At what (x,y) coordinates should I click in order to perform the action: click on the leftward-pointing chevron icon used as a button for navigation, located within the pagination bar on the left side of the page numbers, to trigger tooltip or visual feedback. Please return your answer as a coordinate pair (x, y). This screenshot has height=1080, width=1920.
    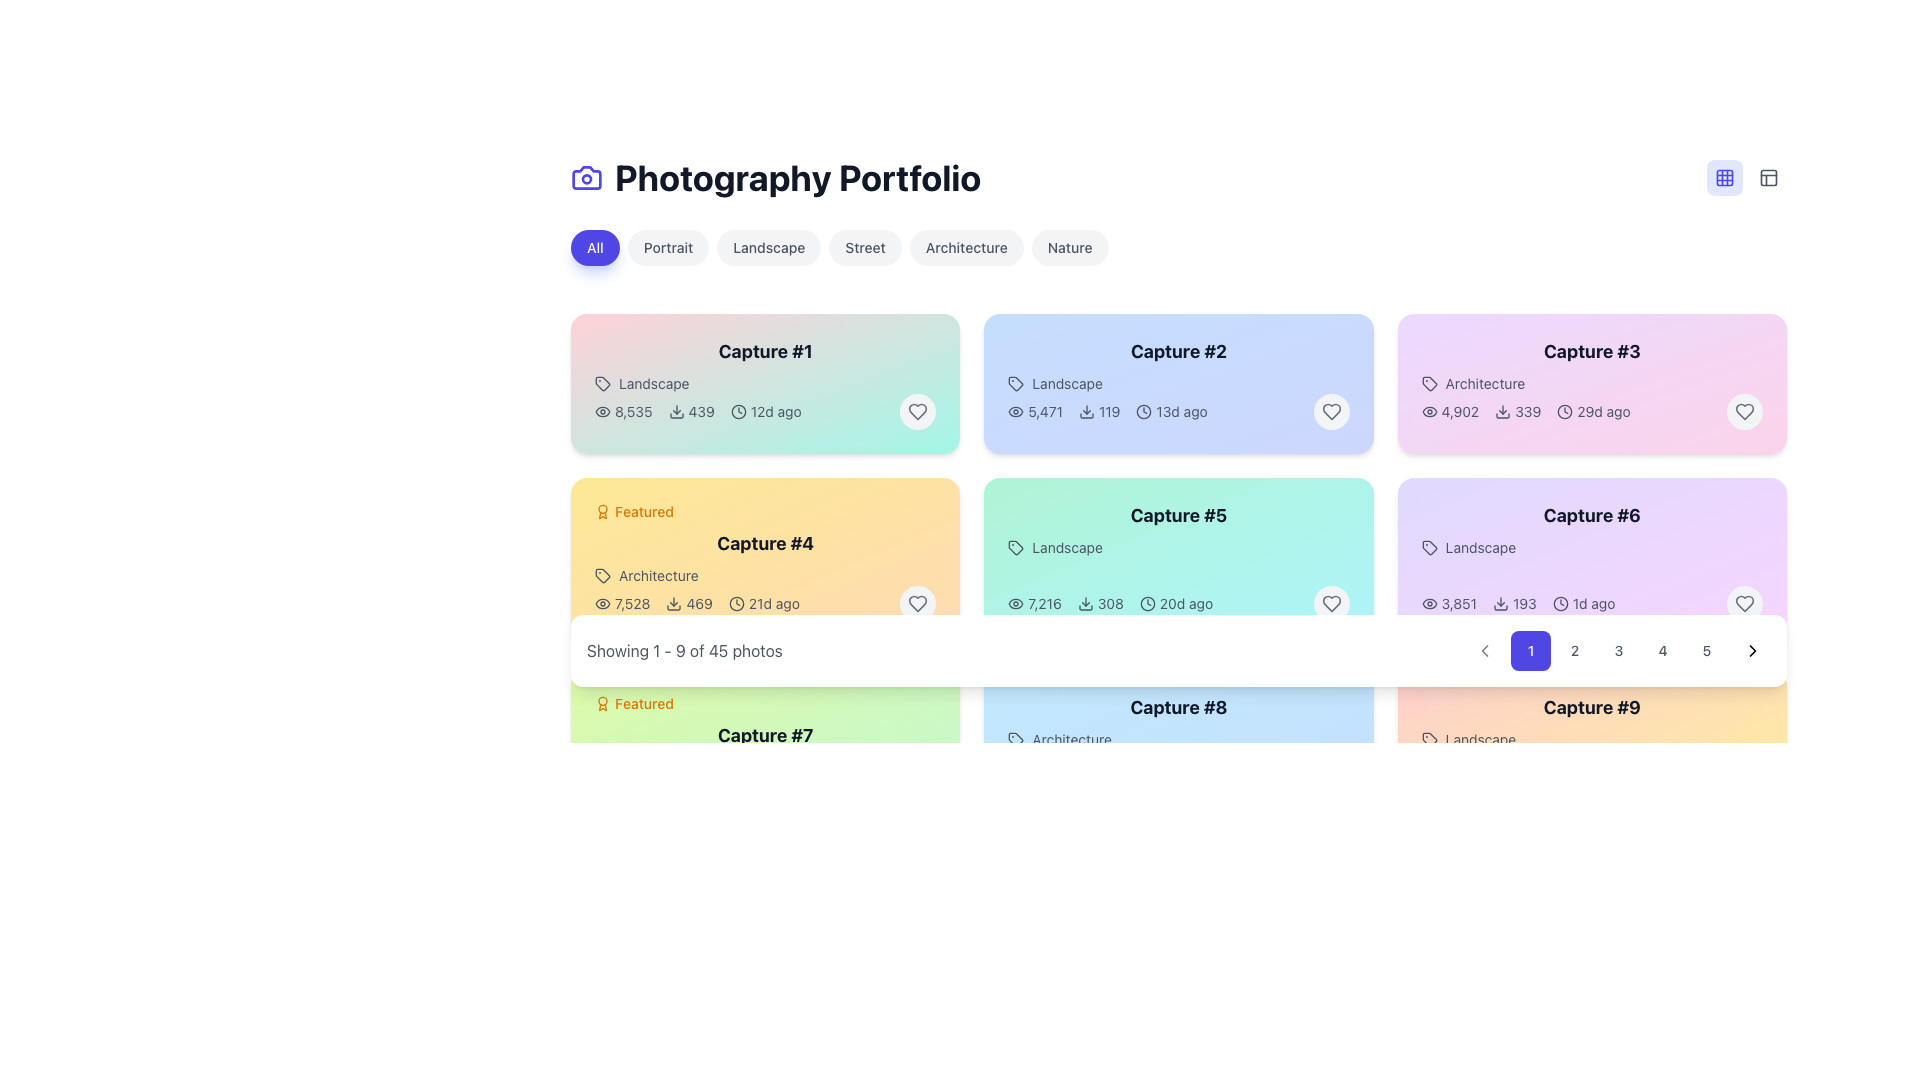
    Looking at the image, I should click on (1484, 651).